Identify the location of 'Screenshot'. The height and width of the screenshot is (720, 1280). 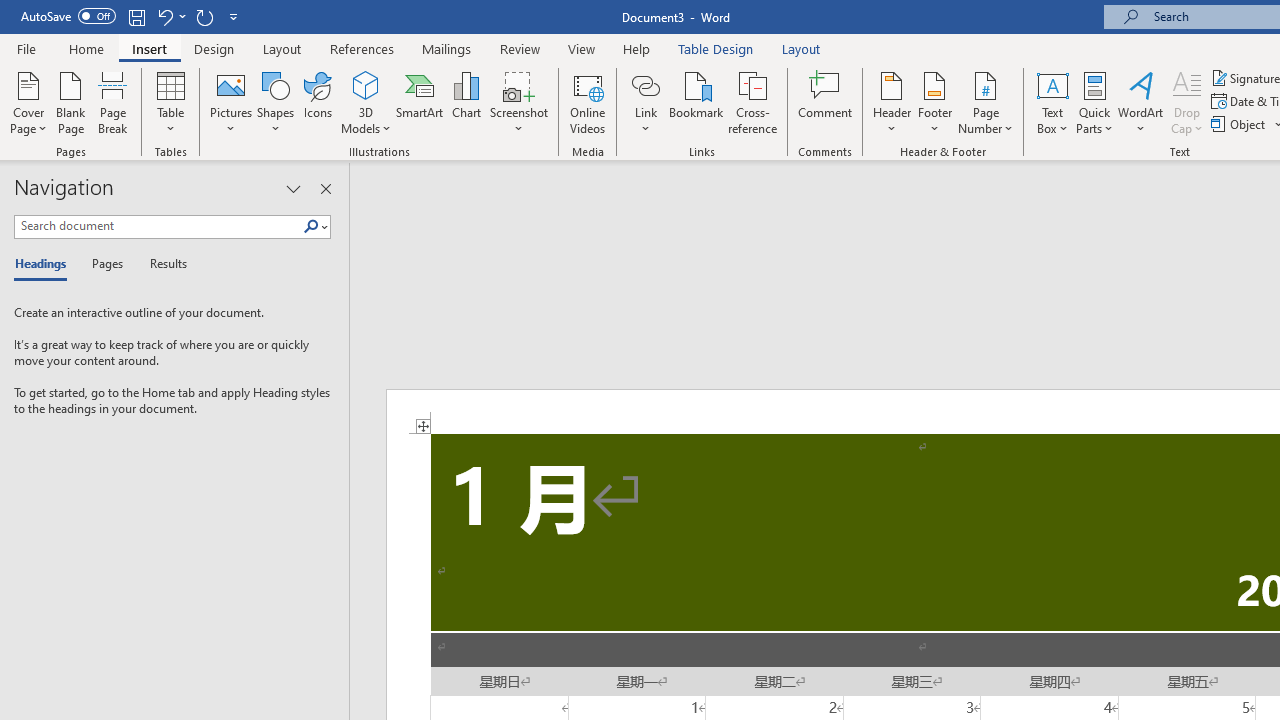
(519, 103).